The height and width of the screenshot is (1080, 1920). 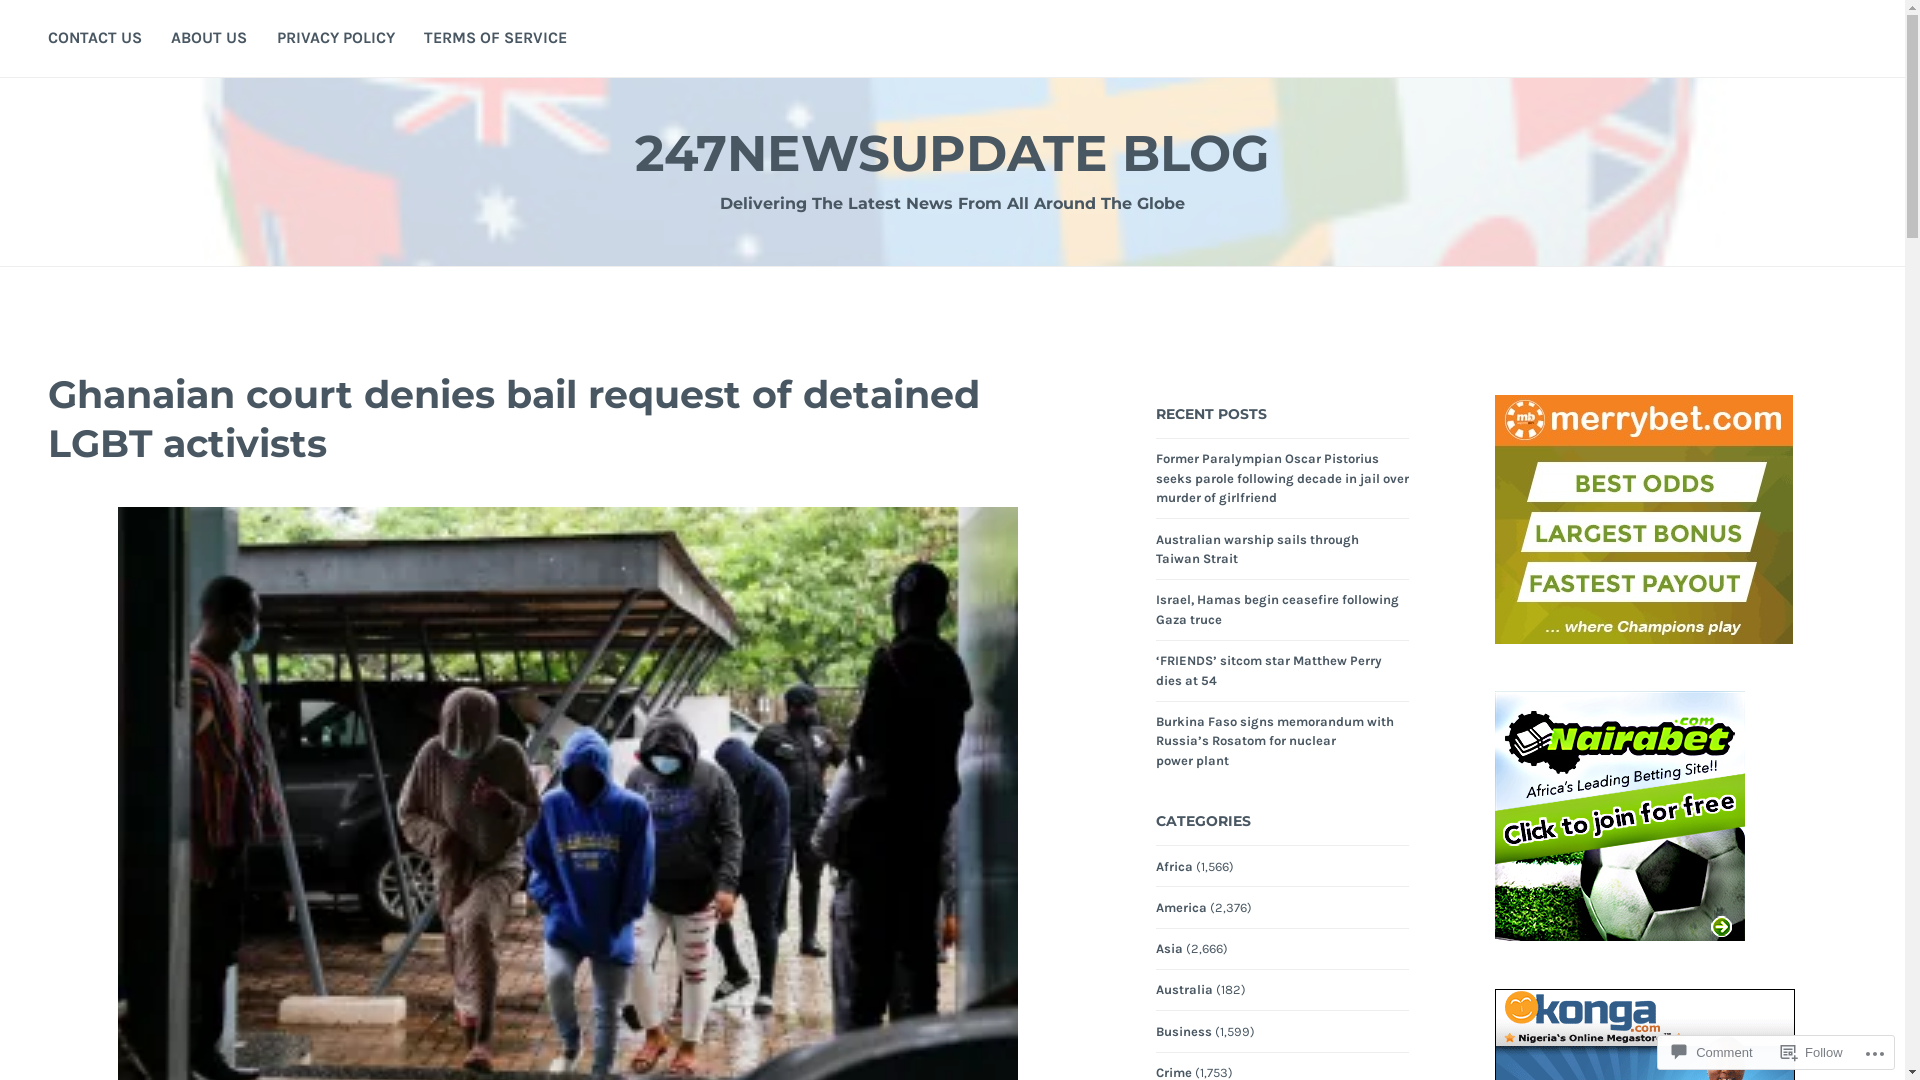 What do you see at coordinates (1174, 866) in the screenshot?
I see `'Africa'` at bounding box center [1174, 866].